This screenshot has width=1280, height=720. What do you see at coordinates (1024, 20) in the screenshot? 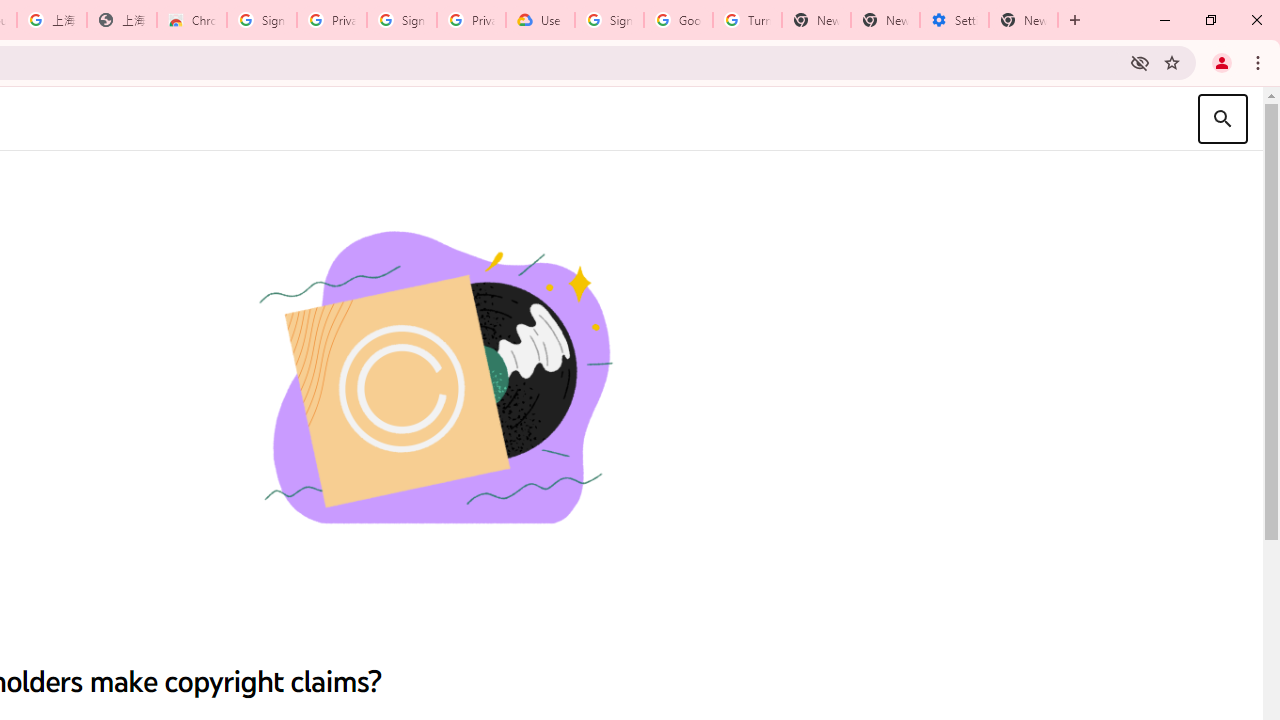
I see `'New Tab'` at bounding box center [1024, 20].